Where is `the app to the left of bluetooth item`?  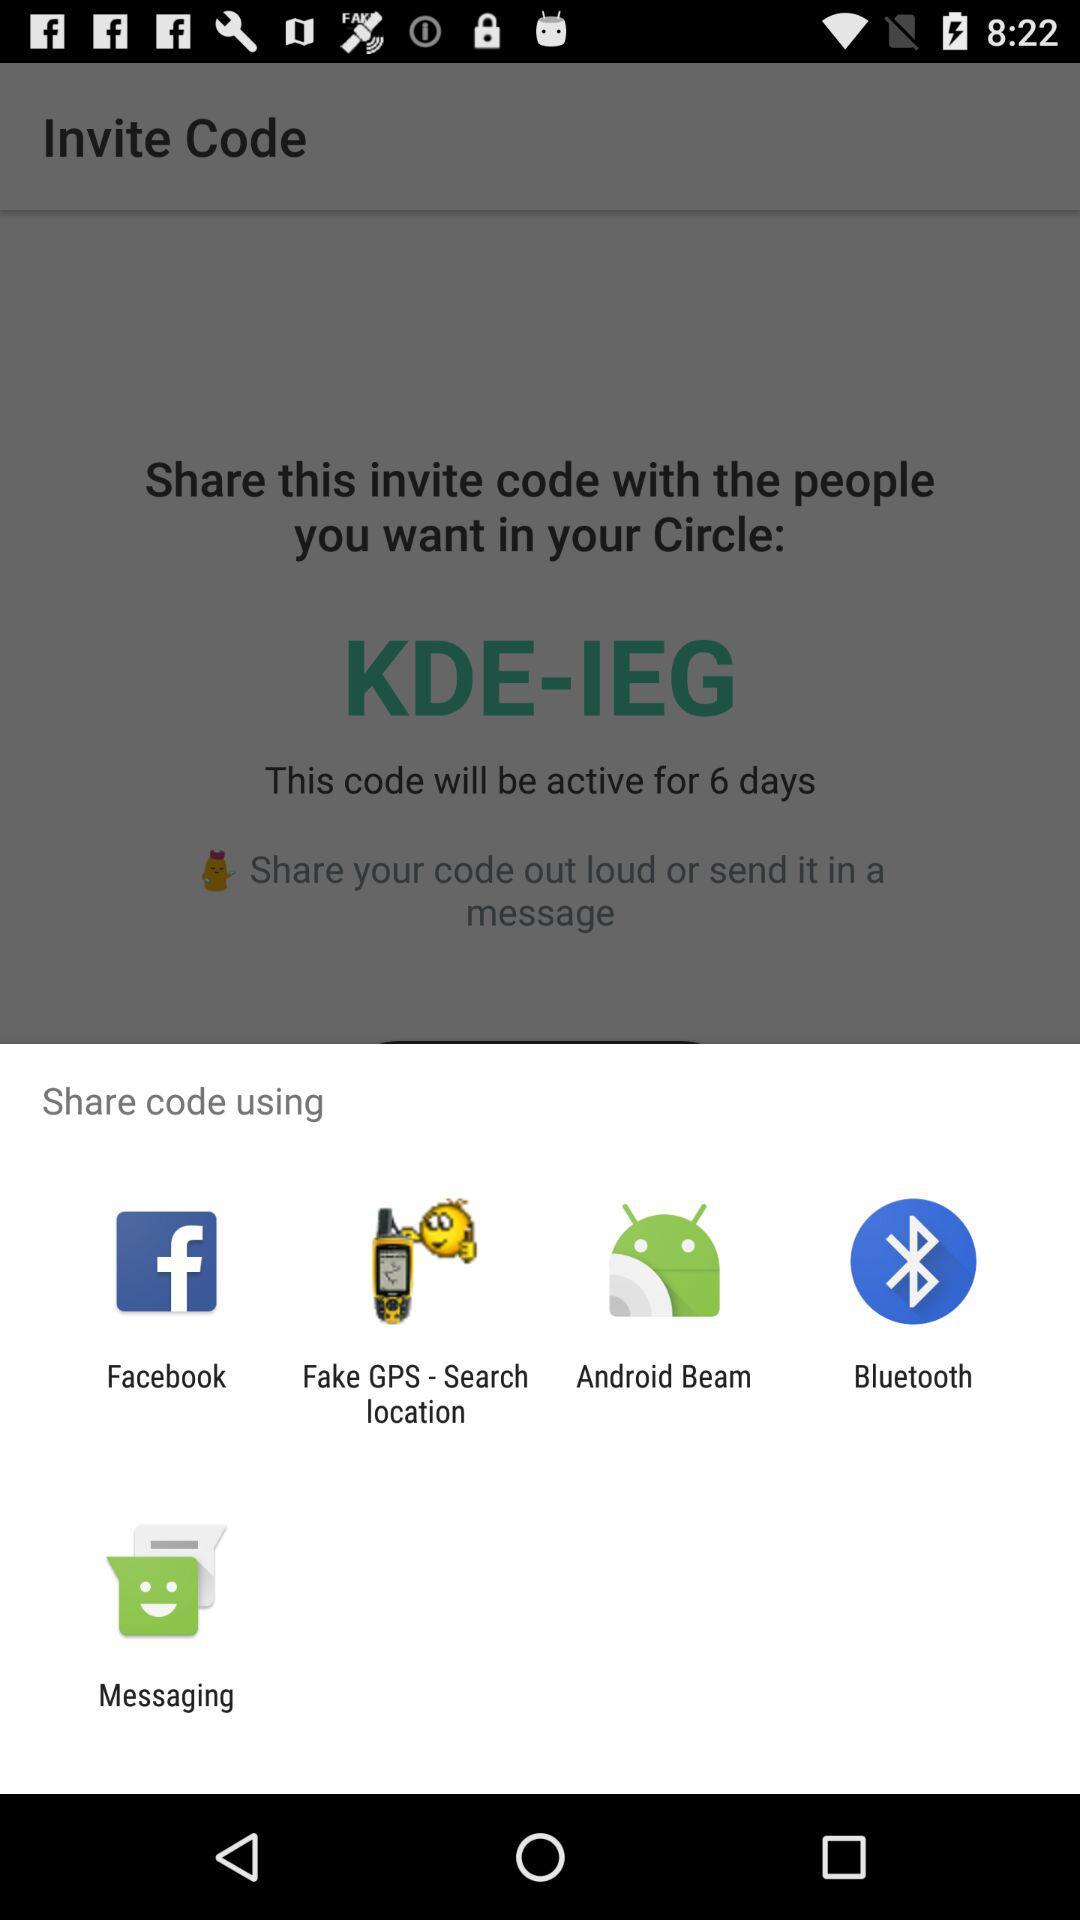 the app to the left of bluetooth item is located at coordinates (664, 1392).